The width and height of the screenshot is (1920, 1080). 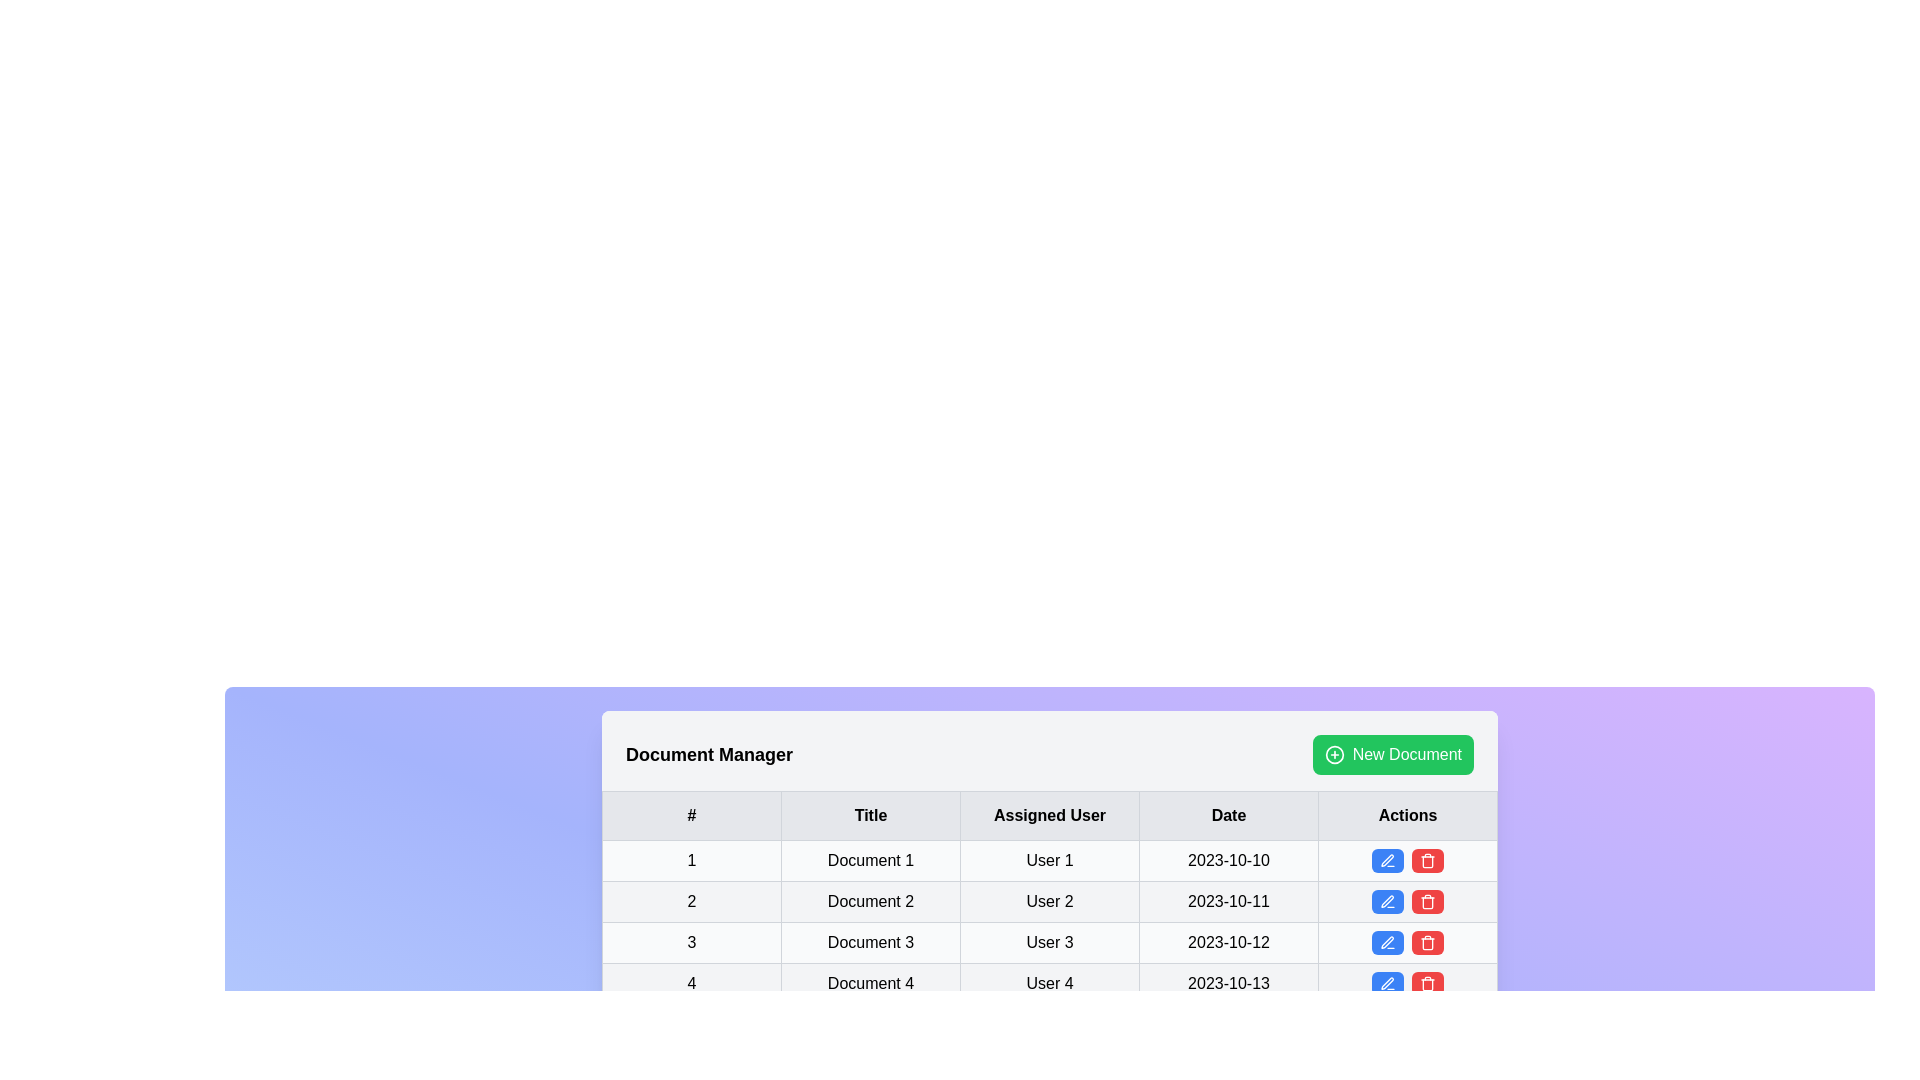 What do you see at coordinates (1386, 859) in the screenshot?
I see `the 'Edit' pen icon located in the 'Actions' column of the table row` at bounding box center [1386, 859].